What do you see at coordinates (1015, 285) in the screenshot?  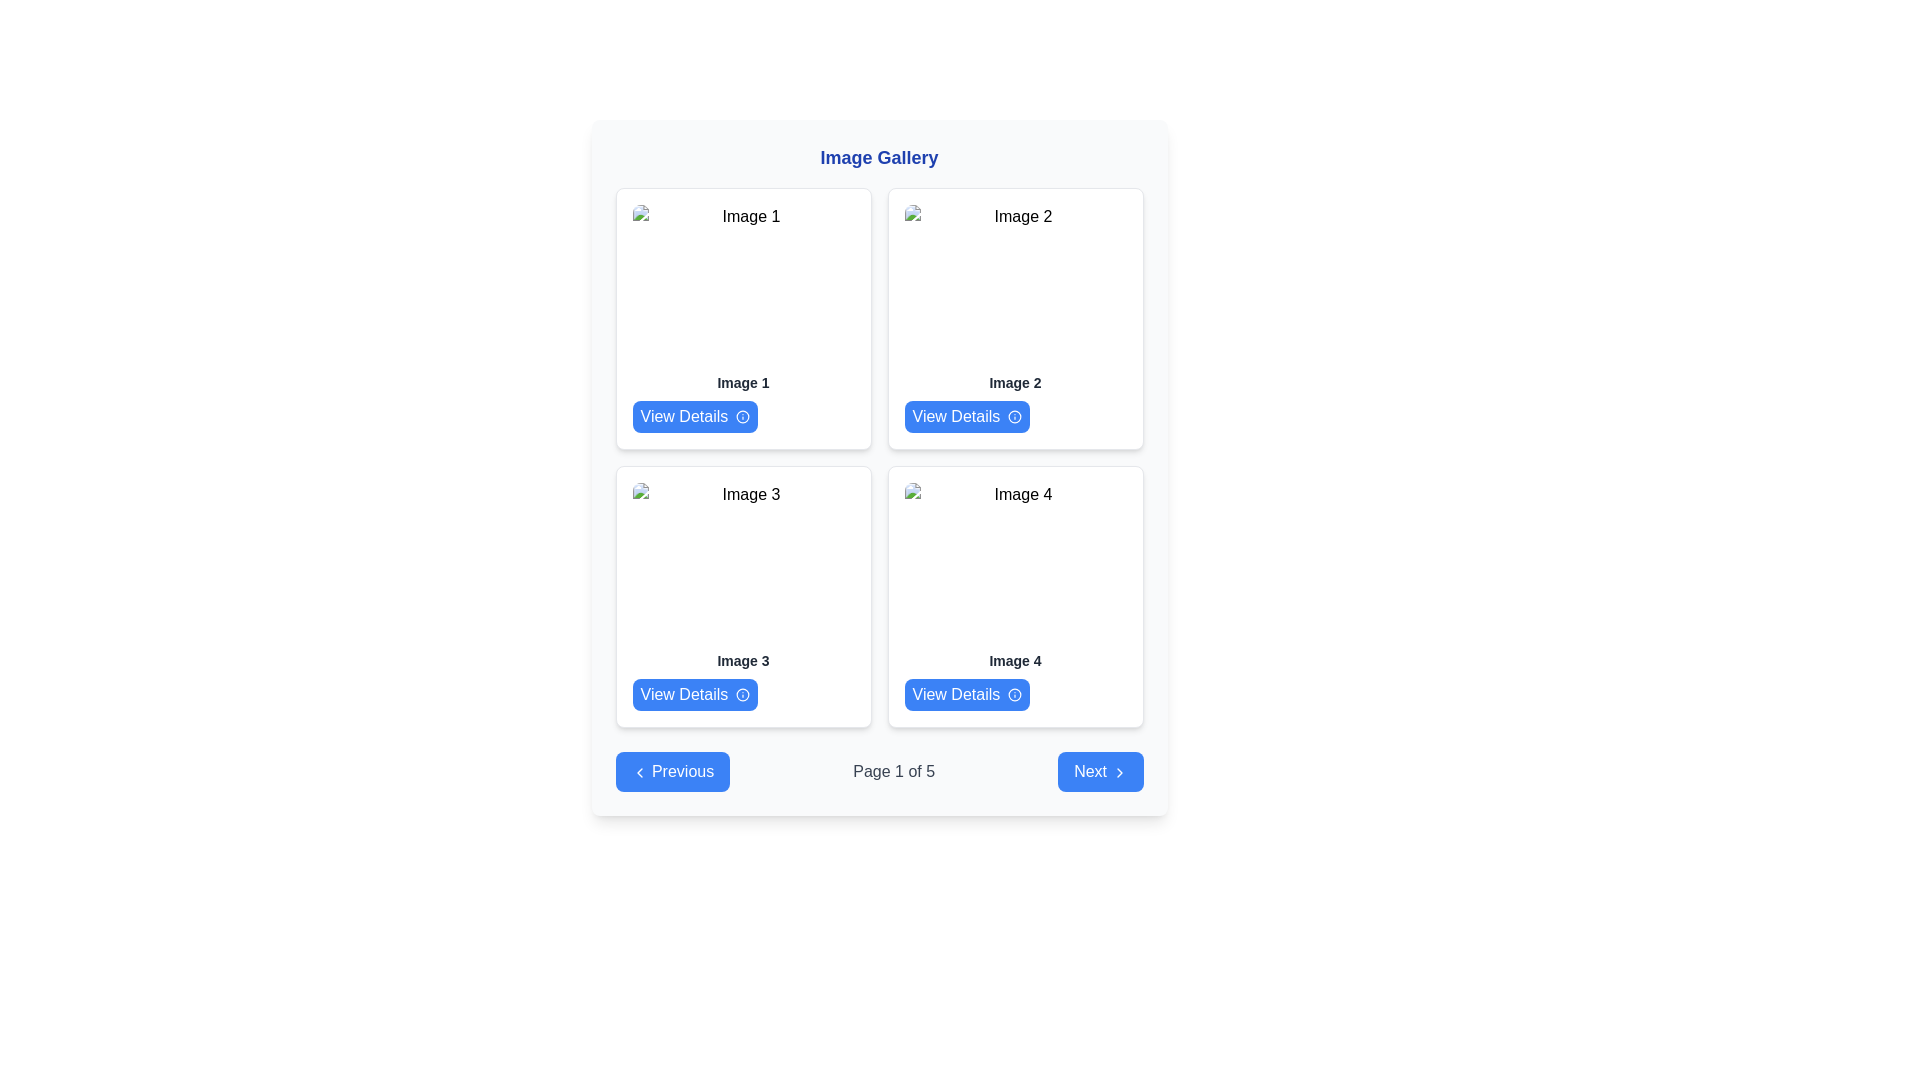 I see `the image with rounded corners located in the second card of the first row in the image gallery` at bounding box center [1015, 285].